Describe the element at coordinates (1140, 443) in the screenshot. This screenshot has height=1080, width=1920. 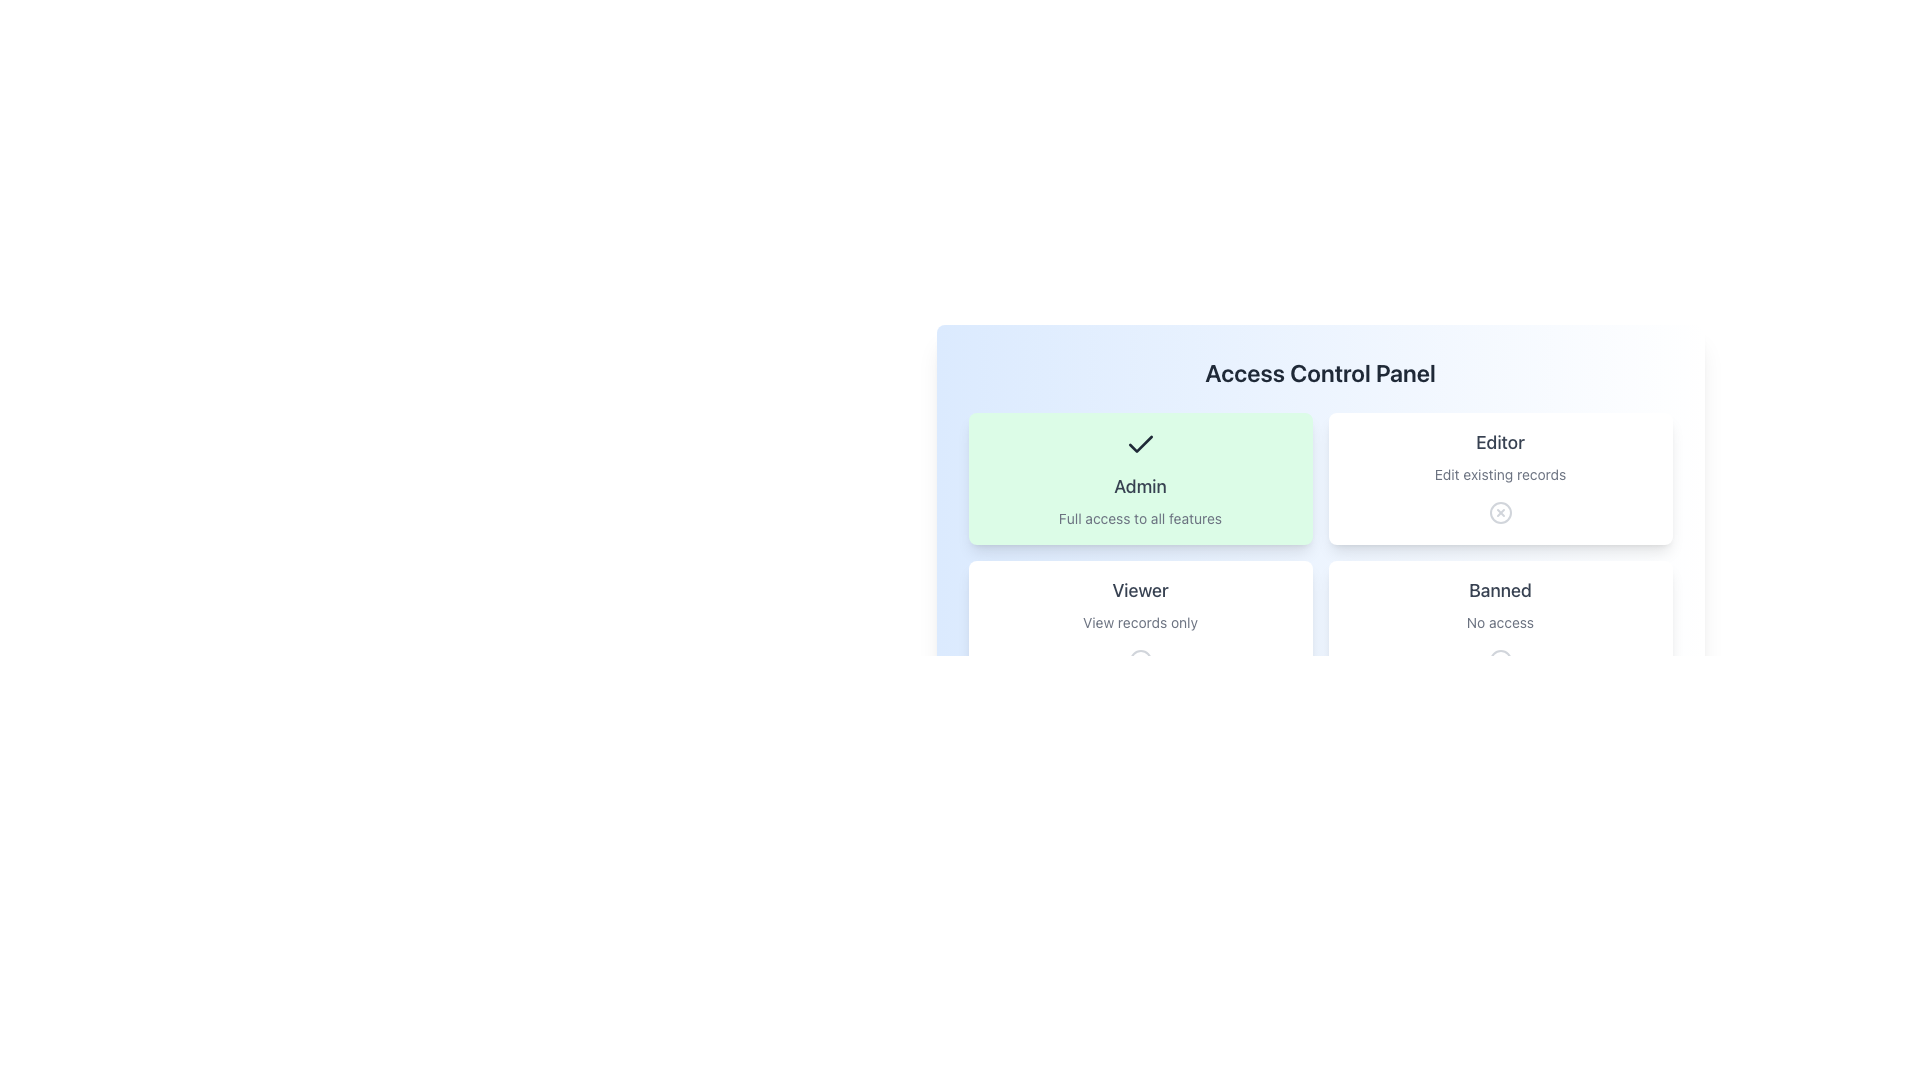
I see `the checkmark icon located at the top-center of the green block labeled 'Admin' in the 'Access Control Panel', which indicates selection for 'Admin' access level` at that location.